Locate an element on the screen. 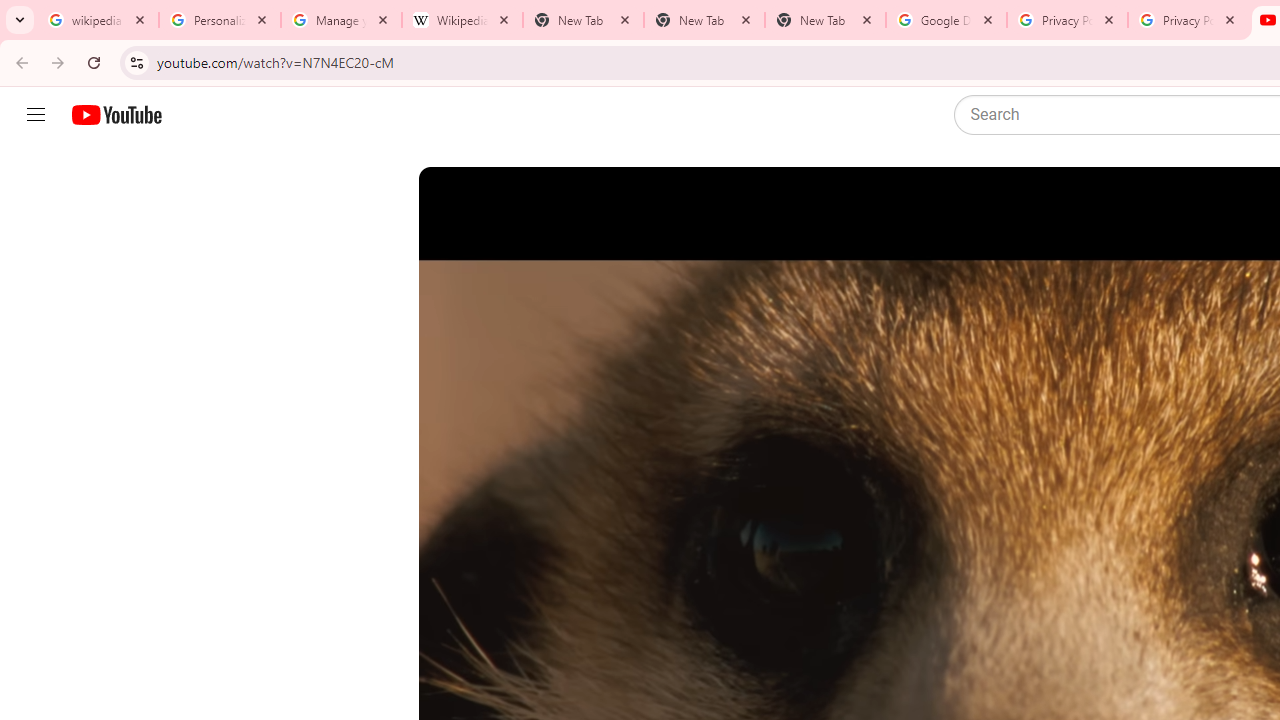  'New Tab' is located at coordinates (825, 20).